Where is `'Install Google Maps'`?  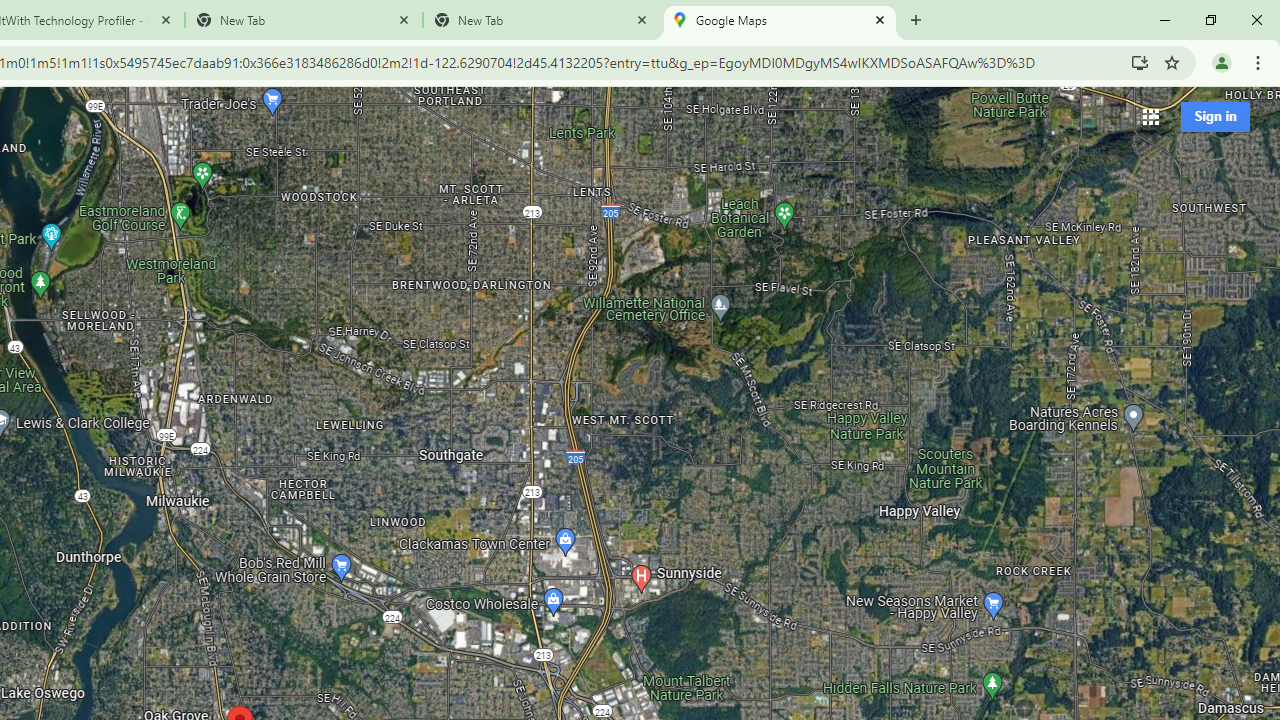
'Install Google Maps' is located at coordinates (1139, 61).